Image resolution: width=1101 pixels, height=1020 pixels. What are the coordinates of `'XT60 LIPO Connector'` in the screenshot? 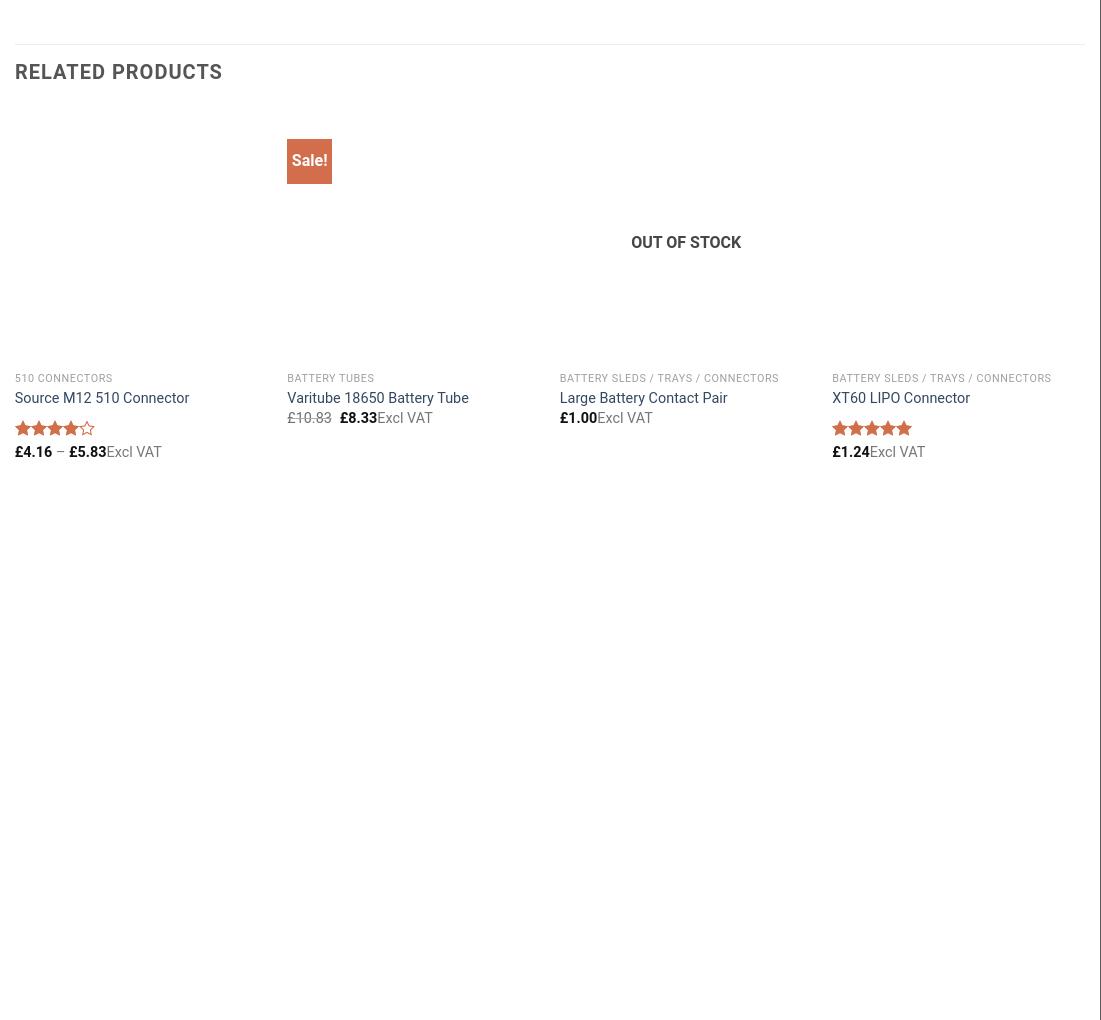 It's located at (899, 398).